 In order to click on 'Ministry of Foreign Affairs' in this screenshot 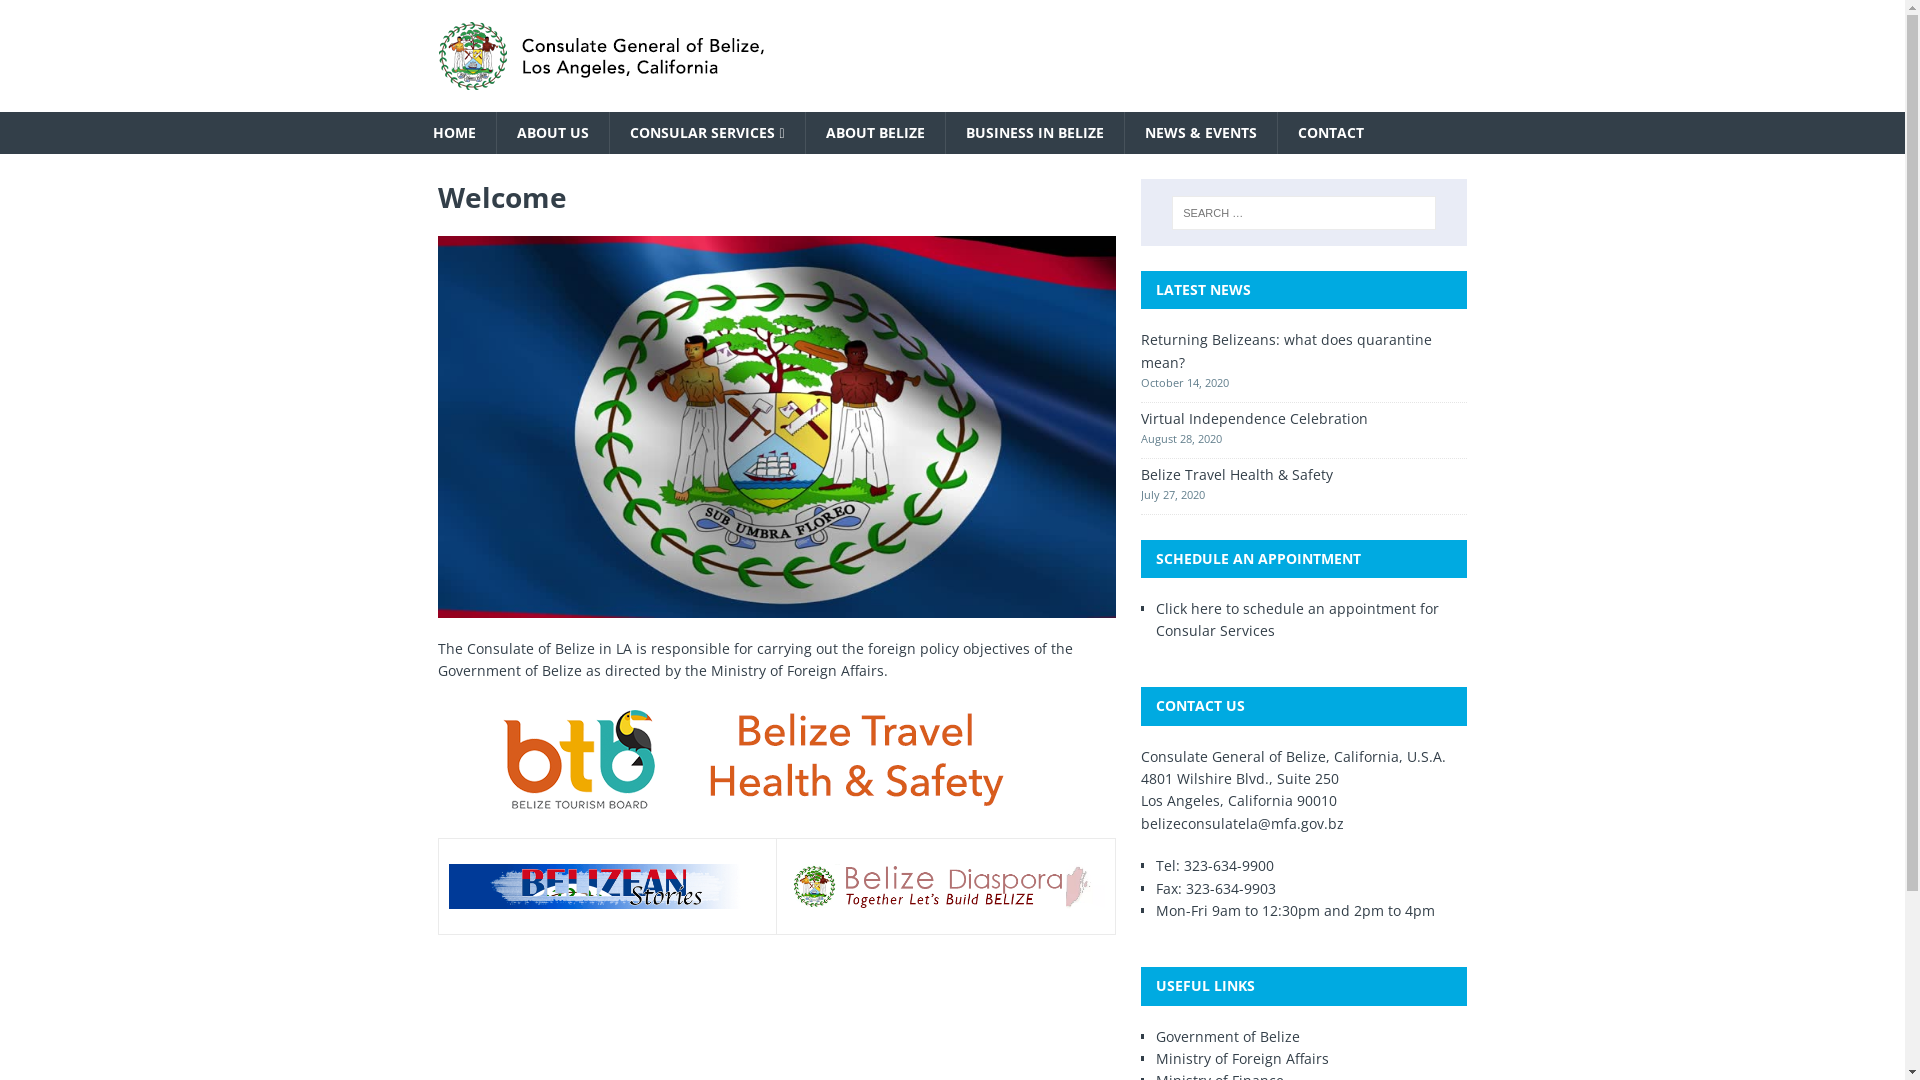, I will do `click(1156, 1057)`.